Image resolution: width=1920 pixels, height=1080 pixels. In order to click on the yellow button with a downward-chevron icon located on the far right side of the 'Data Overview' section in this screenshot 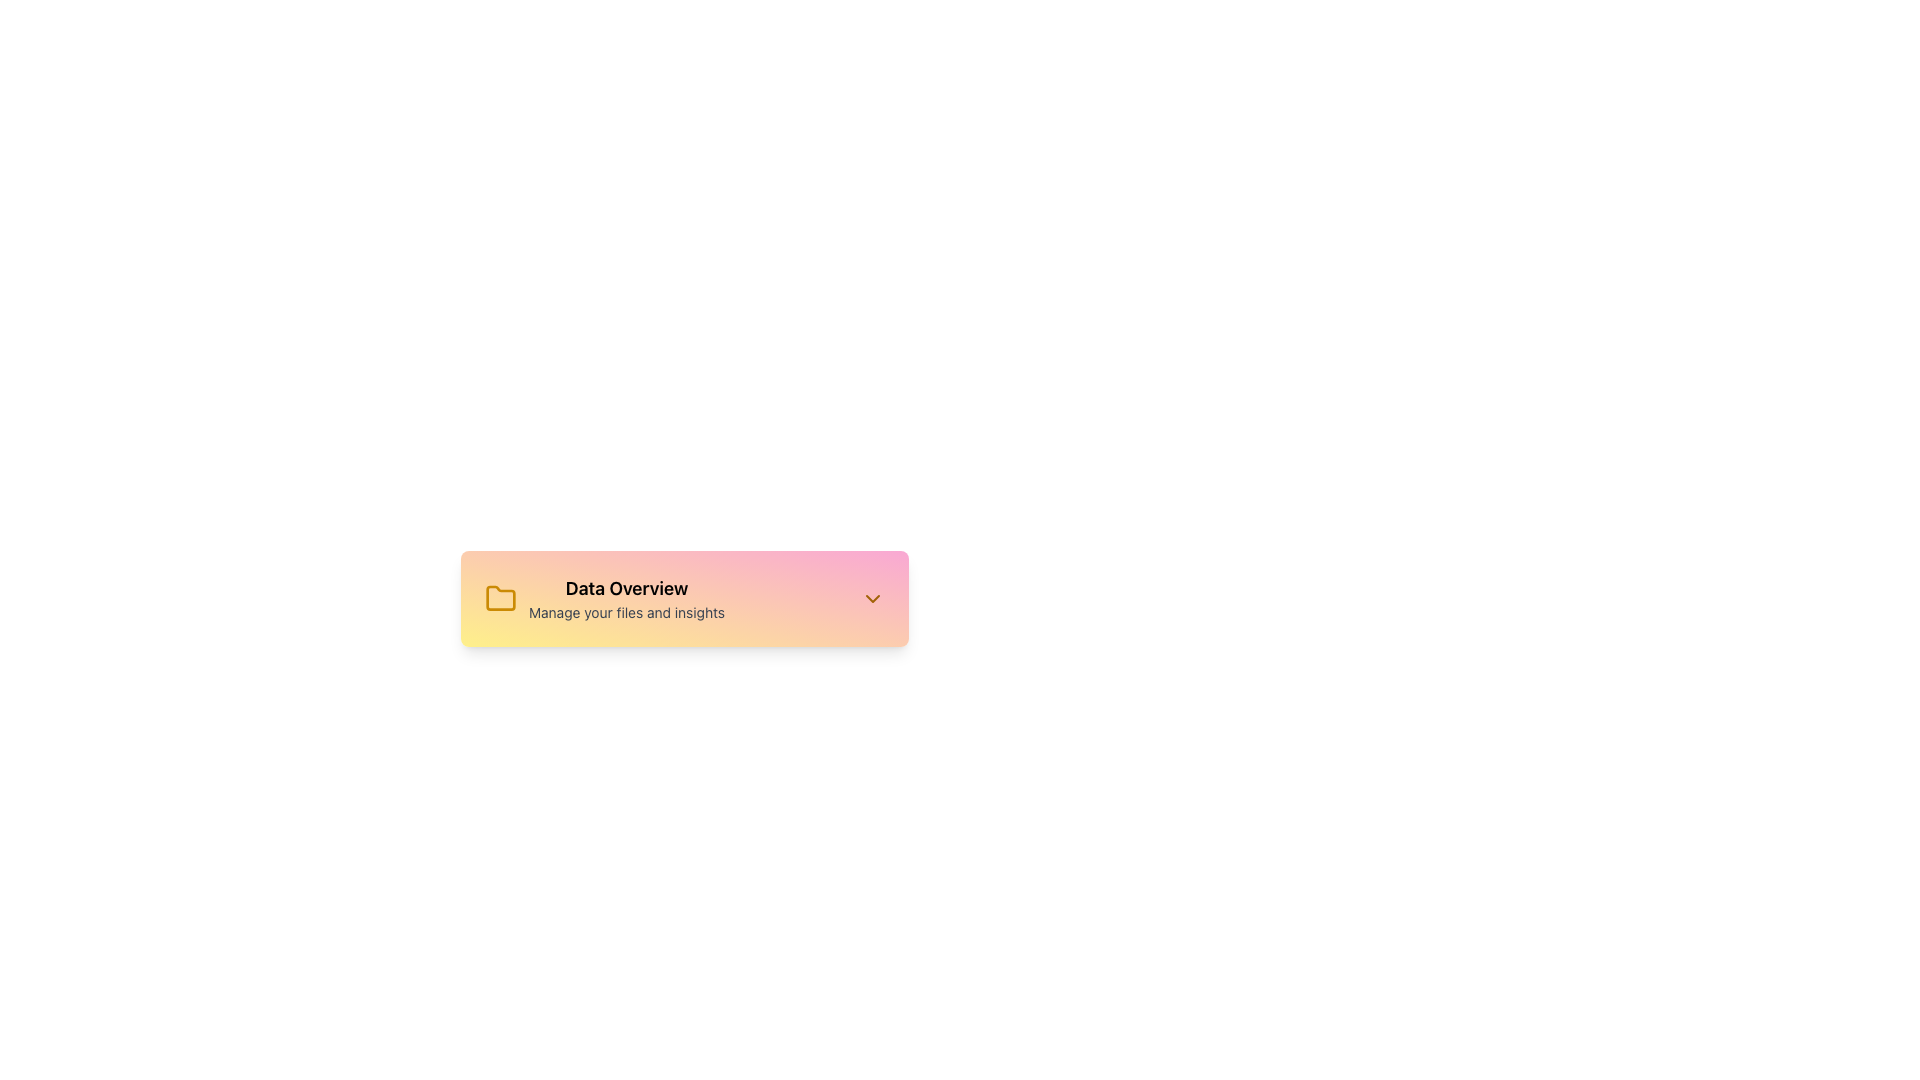, I will do `click(873, 597)`.